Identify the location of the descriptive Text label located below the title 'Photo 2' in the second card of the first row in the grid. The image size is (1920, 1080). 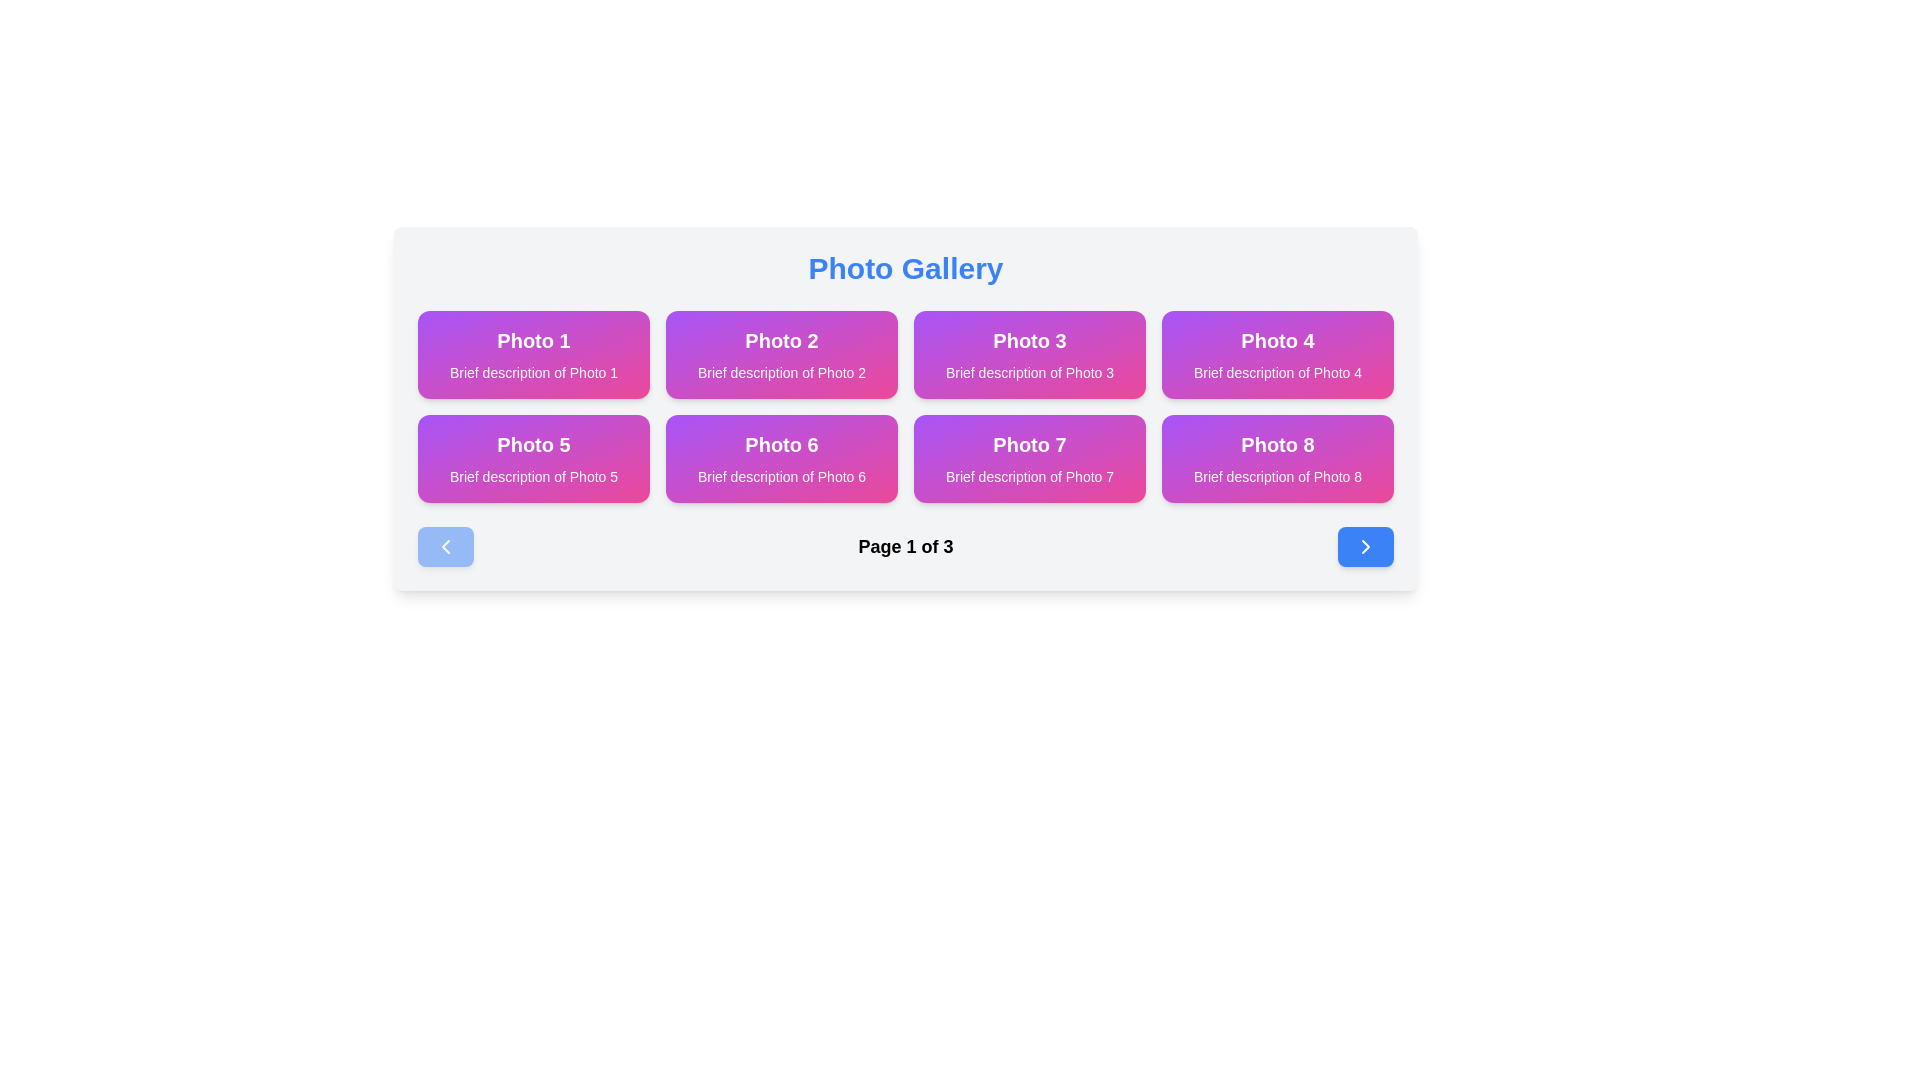
(781, 373).